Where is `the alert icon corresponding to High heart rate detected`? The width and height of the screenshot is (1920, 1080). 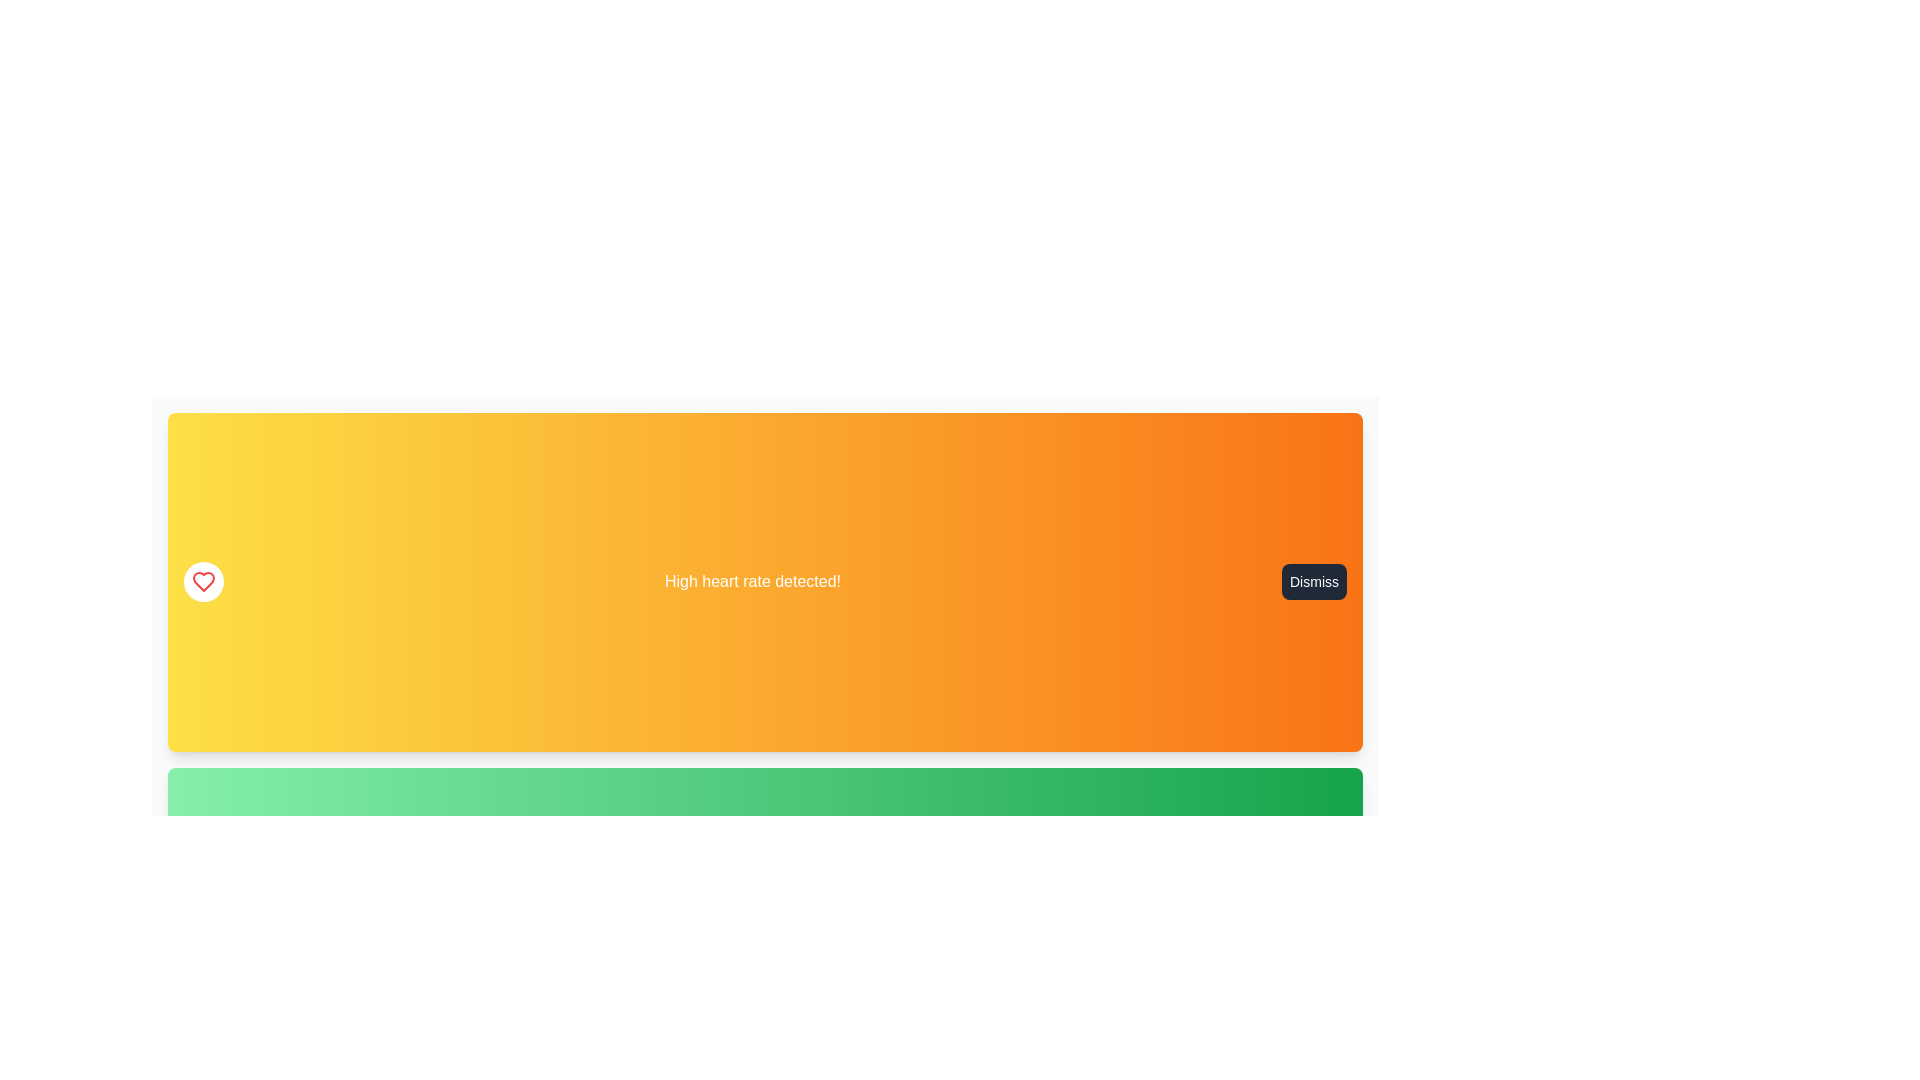 the alert icon corresponding to High heart rate detected is located at coordinates (203, 582).